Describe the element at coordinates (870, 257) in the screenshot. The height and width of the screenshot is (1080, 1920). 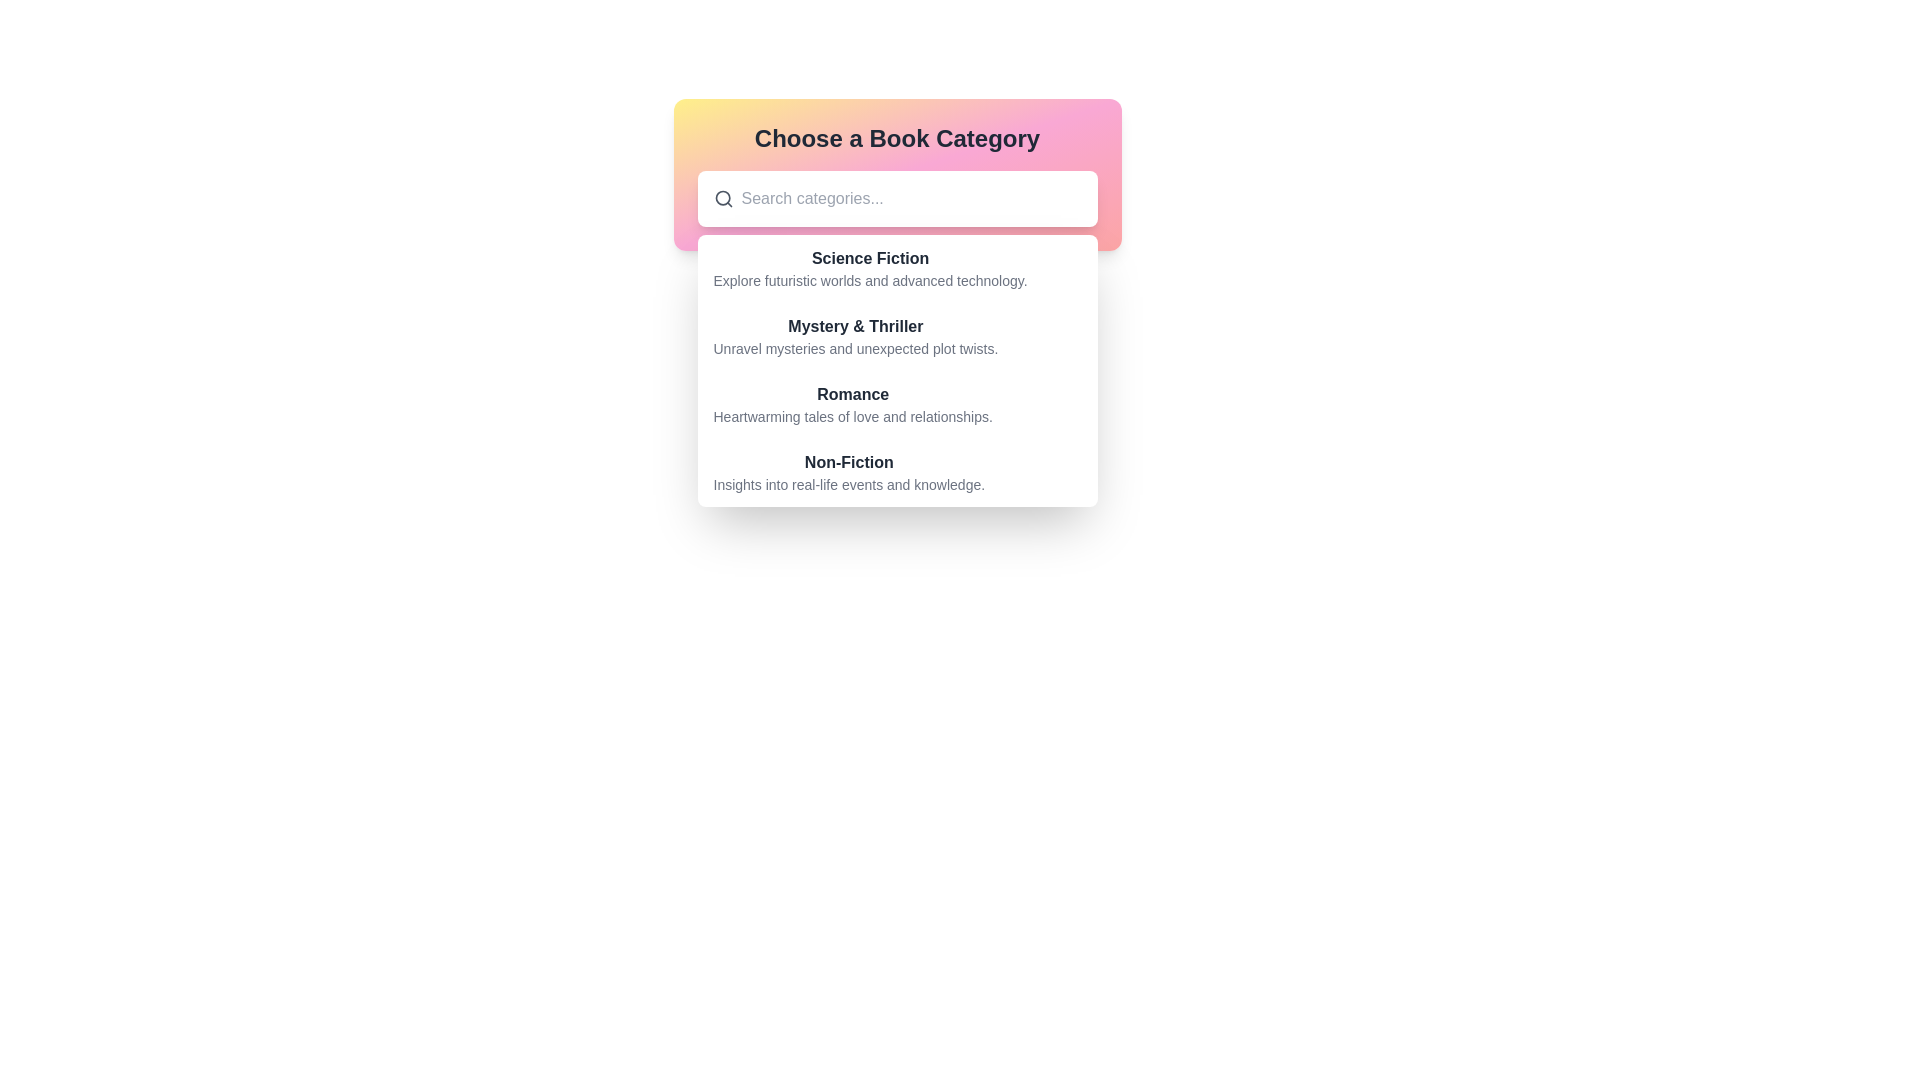
I see `the static text label displaying 'Science Fiction', which is bold and dark gray, located at the top of the book genres list` at that location.